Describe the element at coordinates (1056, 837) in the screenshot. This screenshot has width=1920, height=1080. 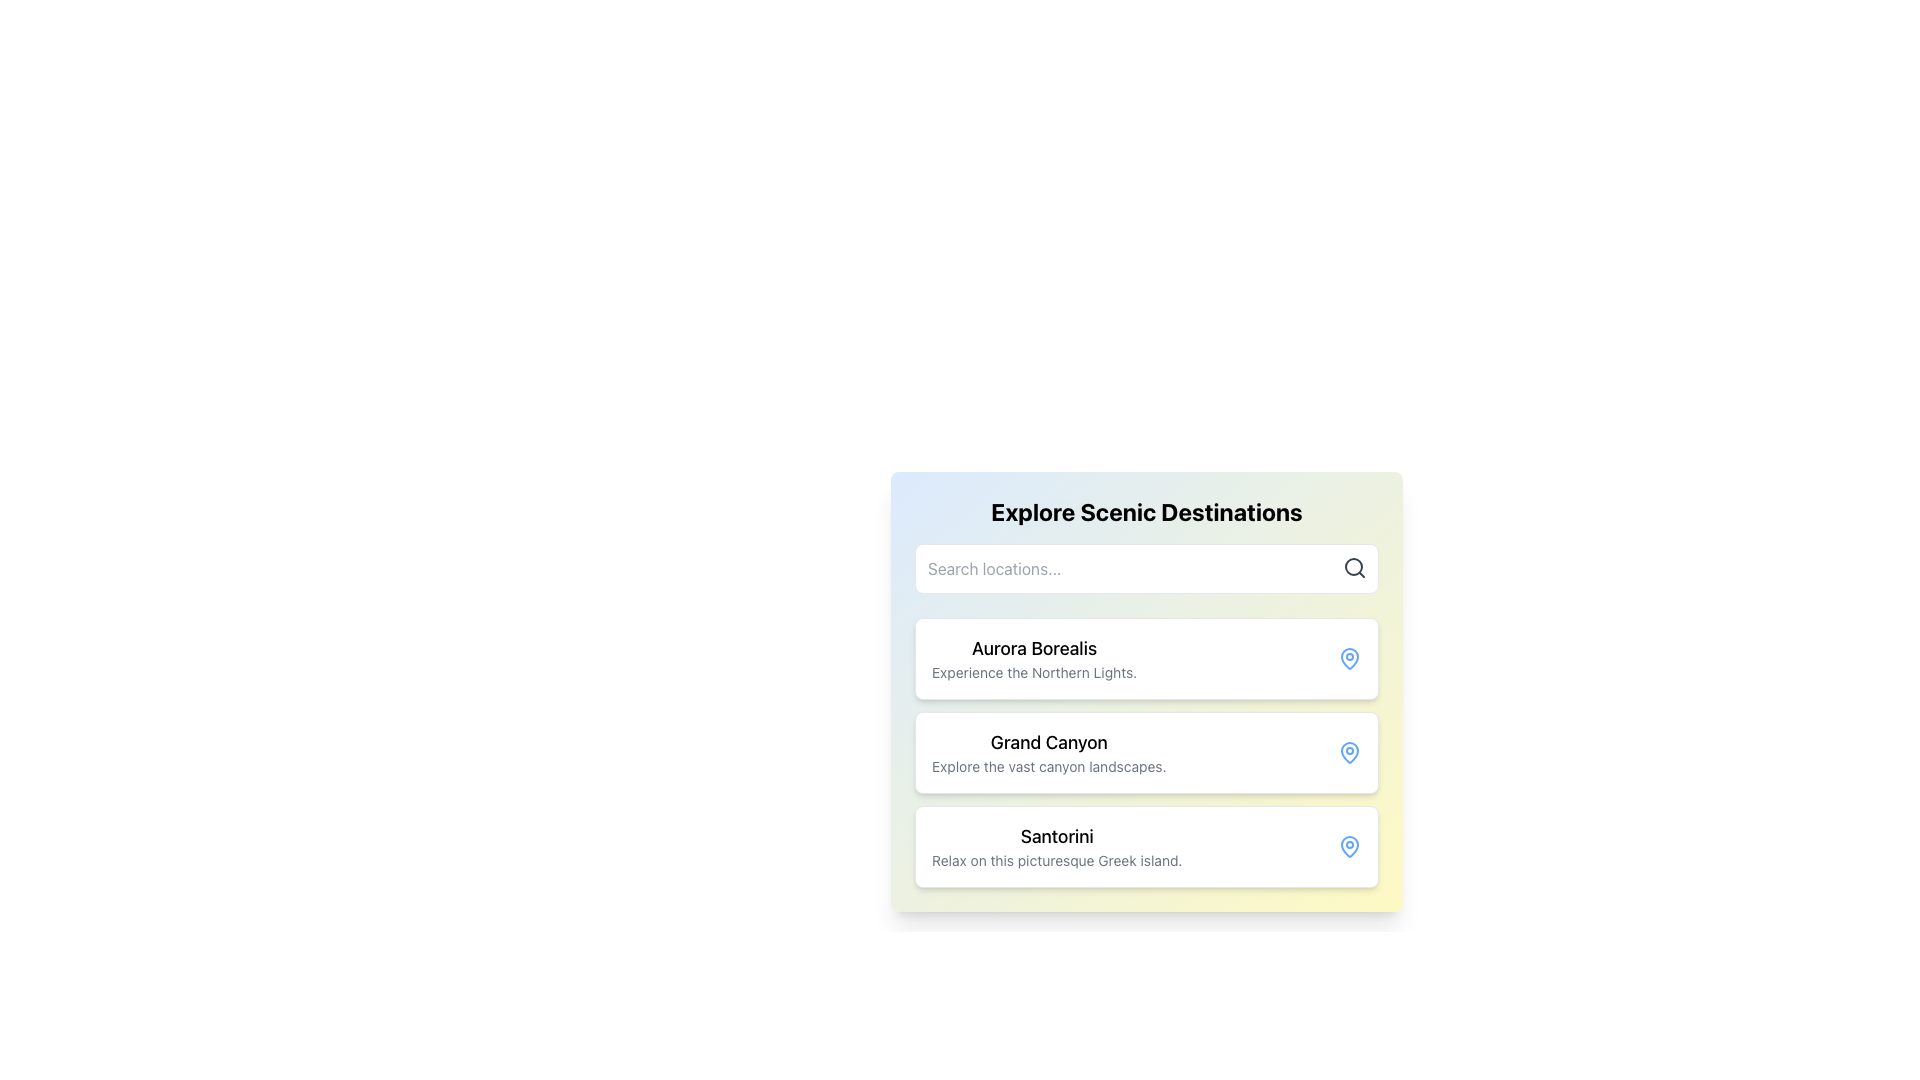
I see `header text 'Santorini' located at the center of the third list item in a vertical list of scenic destinations` at that location.